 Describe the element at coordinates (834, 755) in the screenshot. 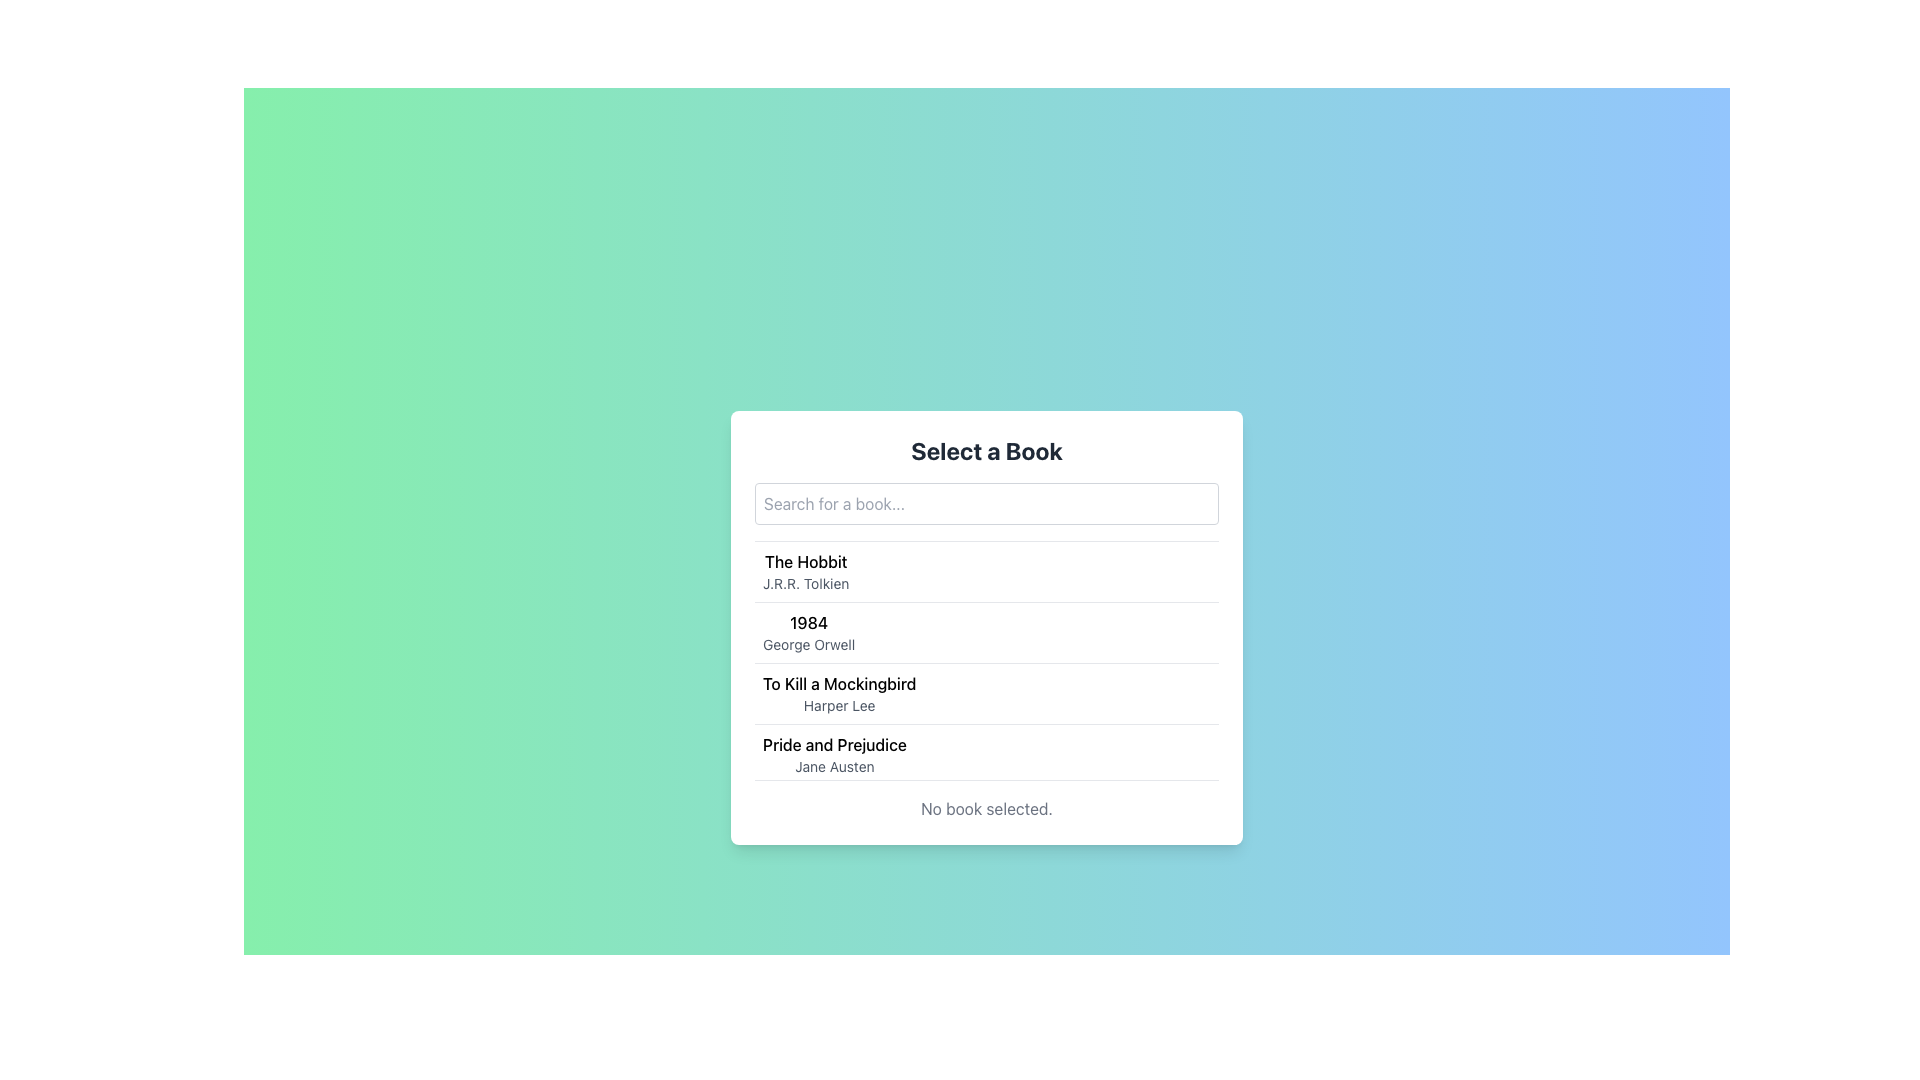

I see `the list item representing the book 'Pride and Prejudice' by Jane Austen` at that location.